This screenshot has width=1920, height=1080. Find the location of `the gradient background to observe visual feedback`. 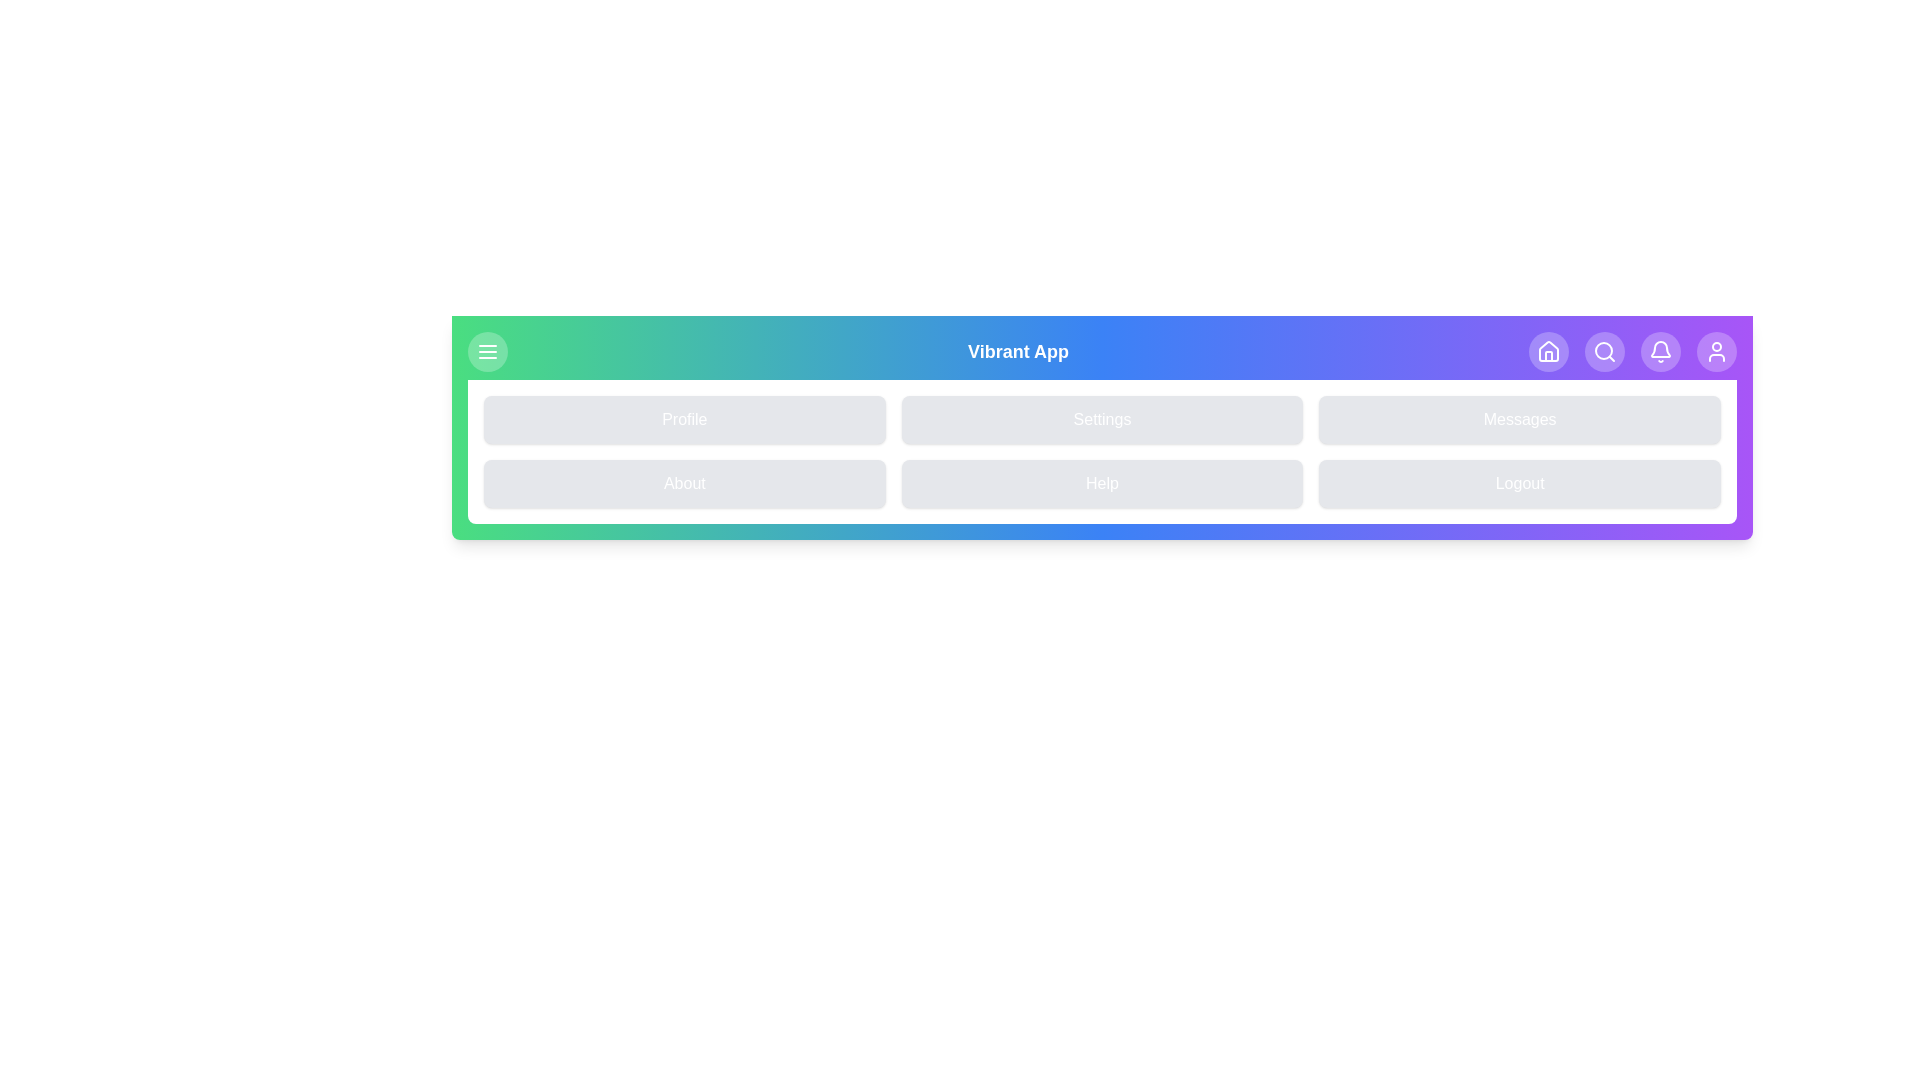

the gradient background to observe visual feedback is located at coordinates (1101, 427).